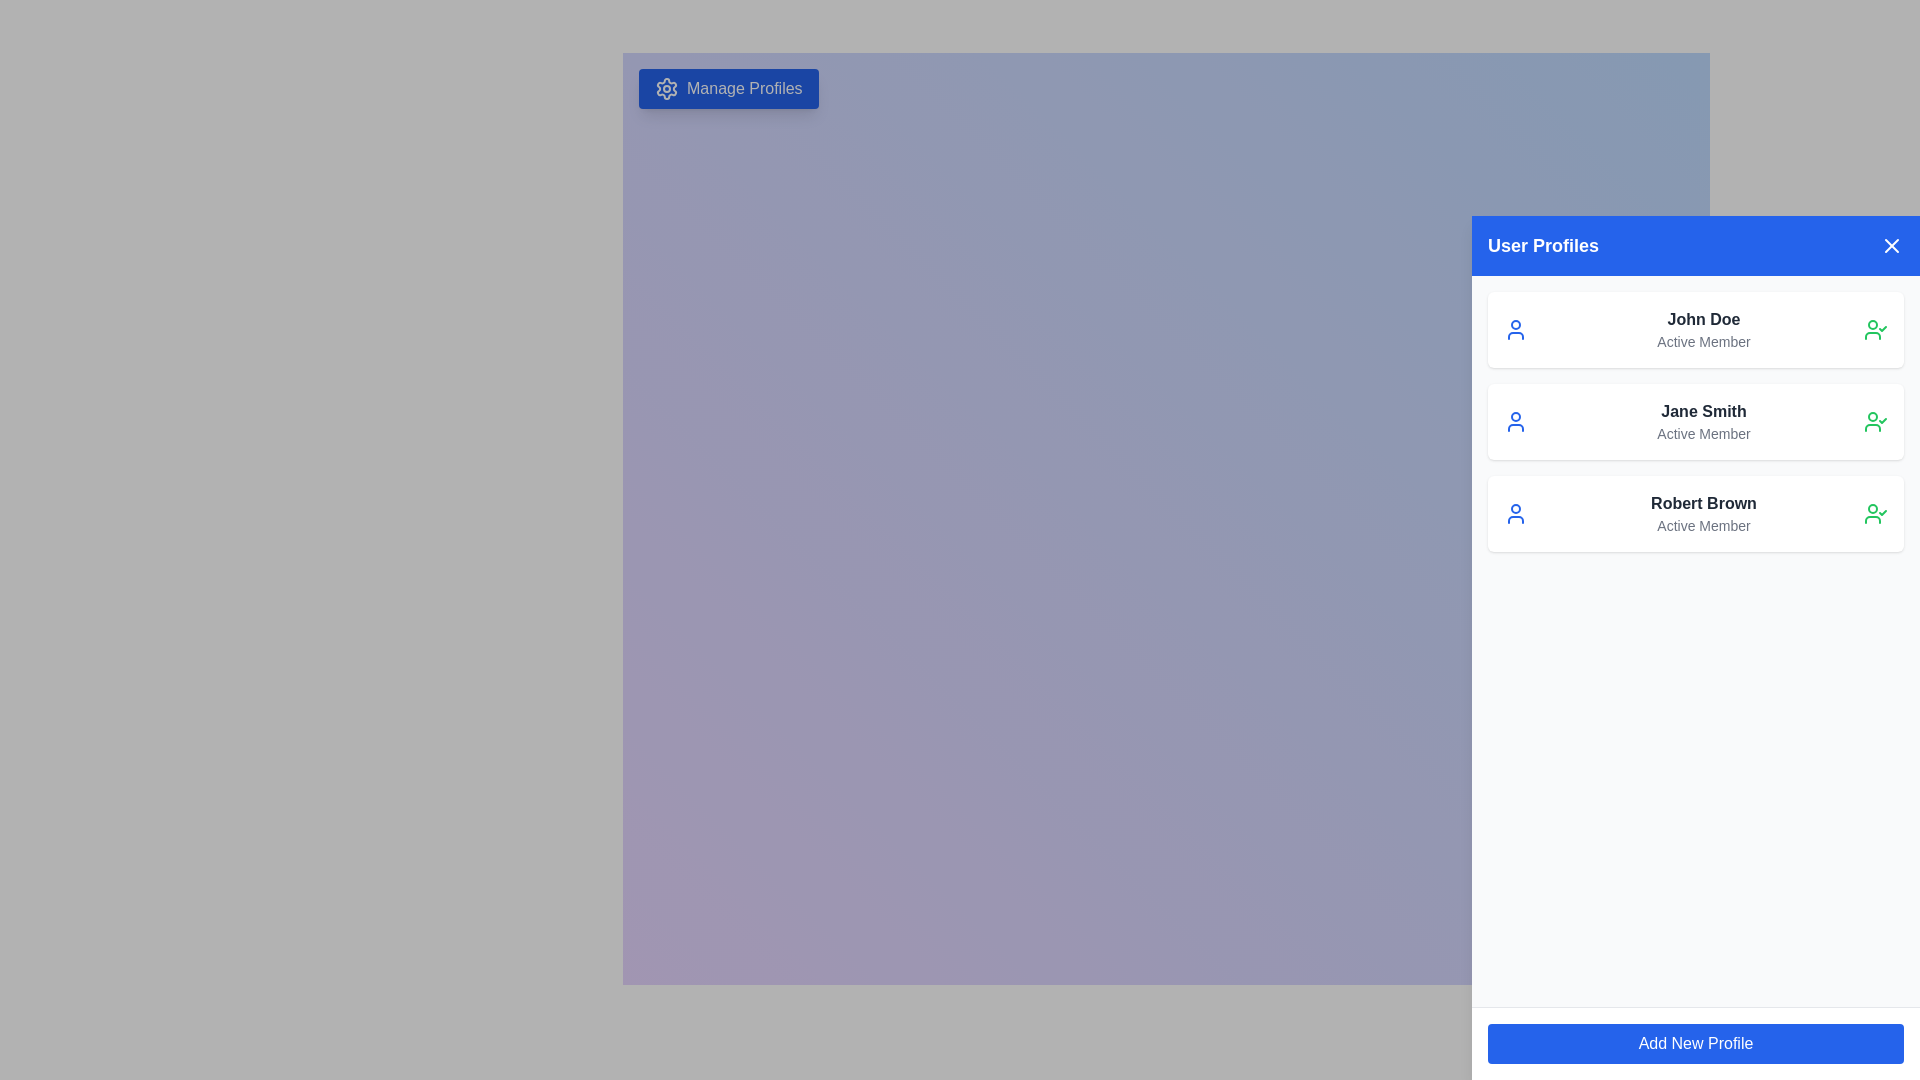  Describe the element at coordinates (1890, 245) in the screenshot. I see `the close button with a white 'X' icon in the top-right corner of the blue title bar labeled 'User Profiles'` at that location.